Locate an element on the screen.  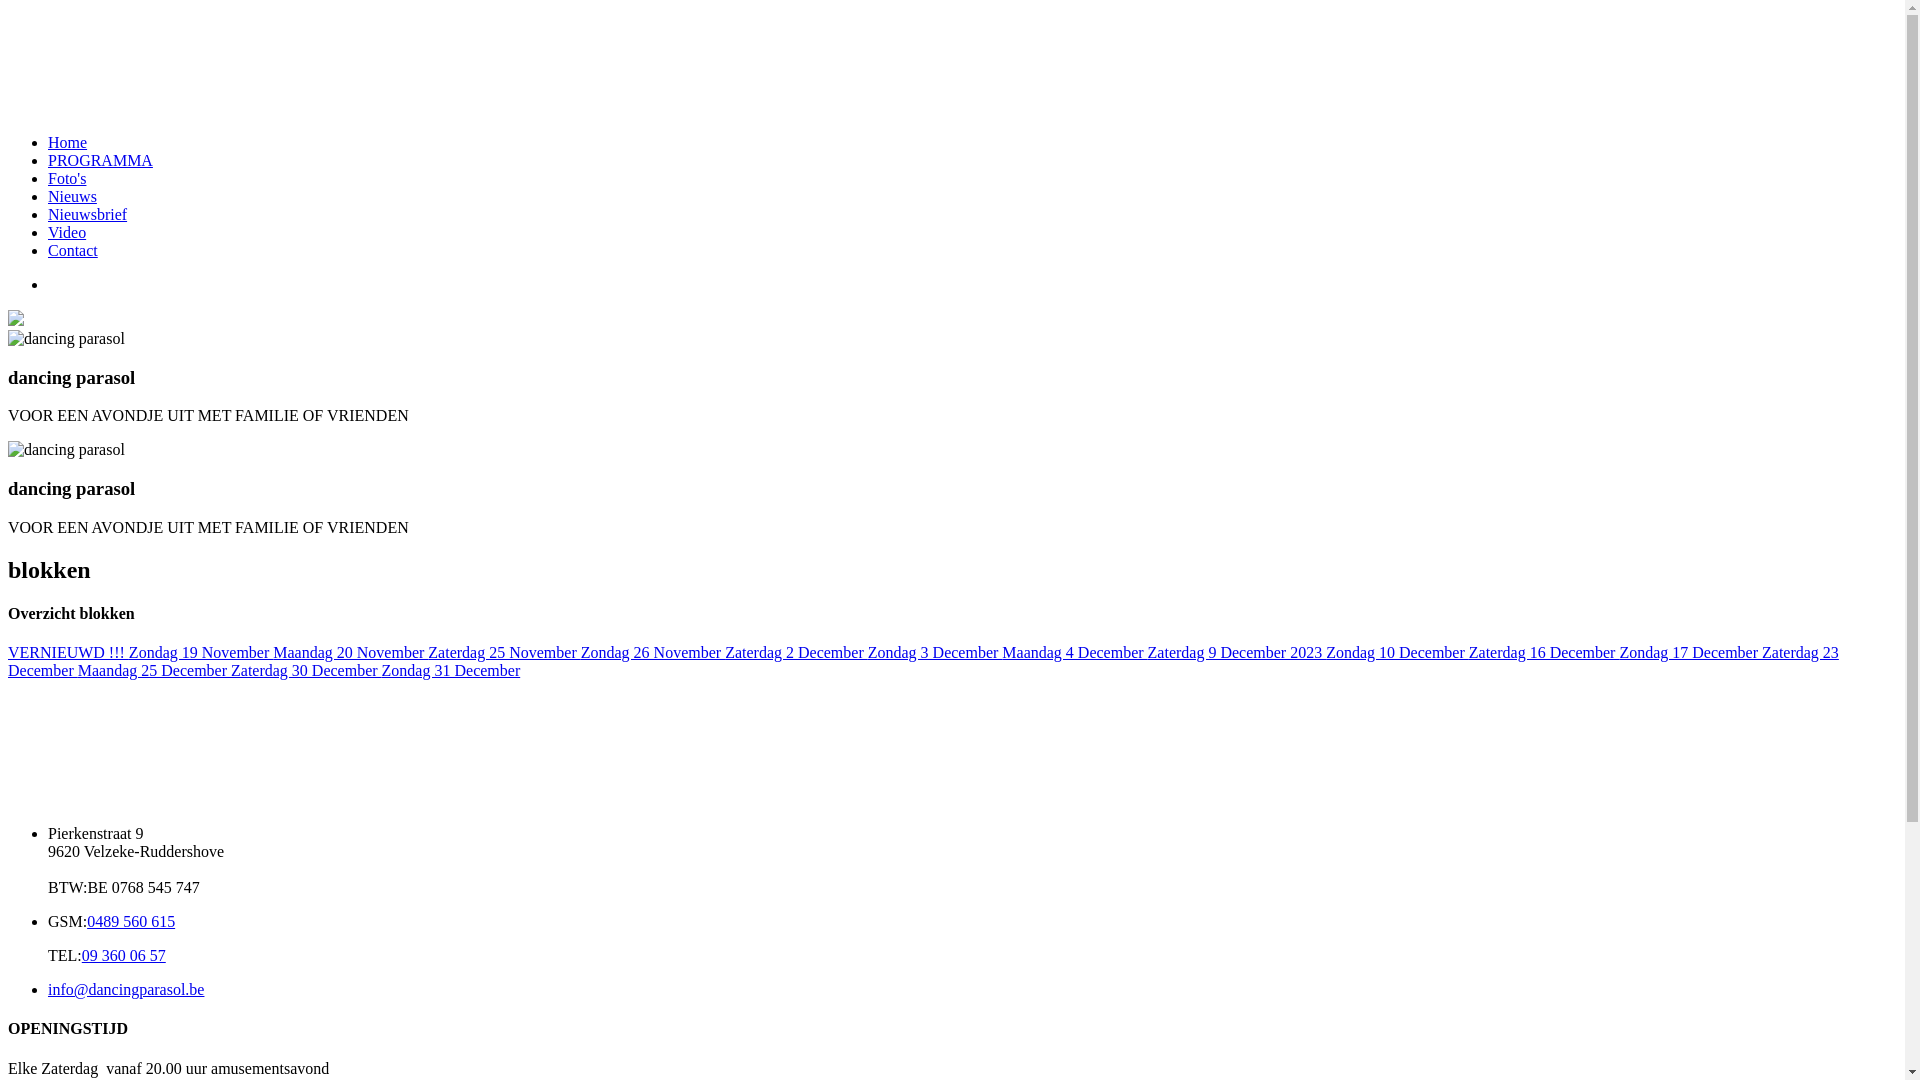
'Zondag 17 December' is located at coordinates (1689, 652).